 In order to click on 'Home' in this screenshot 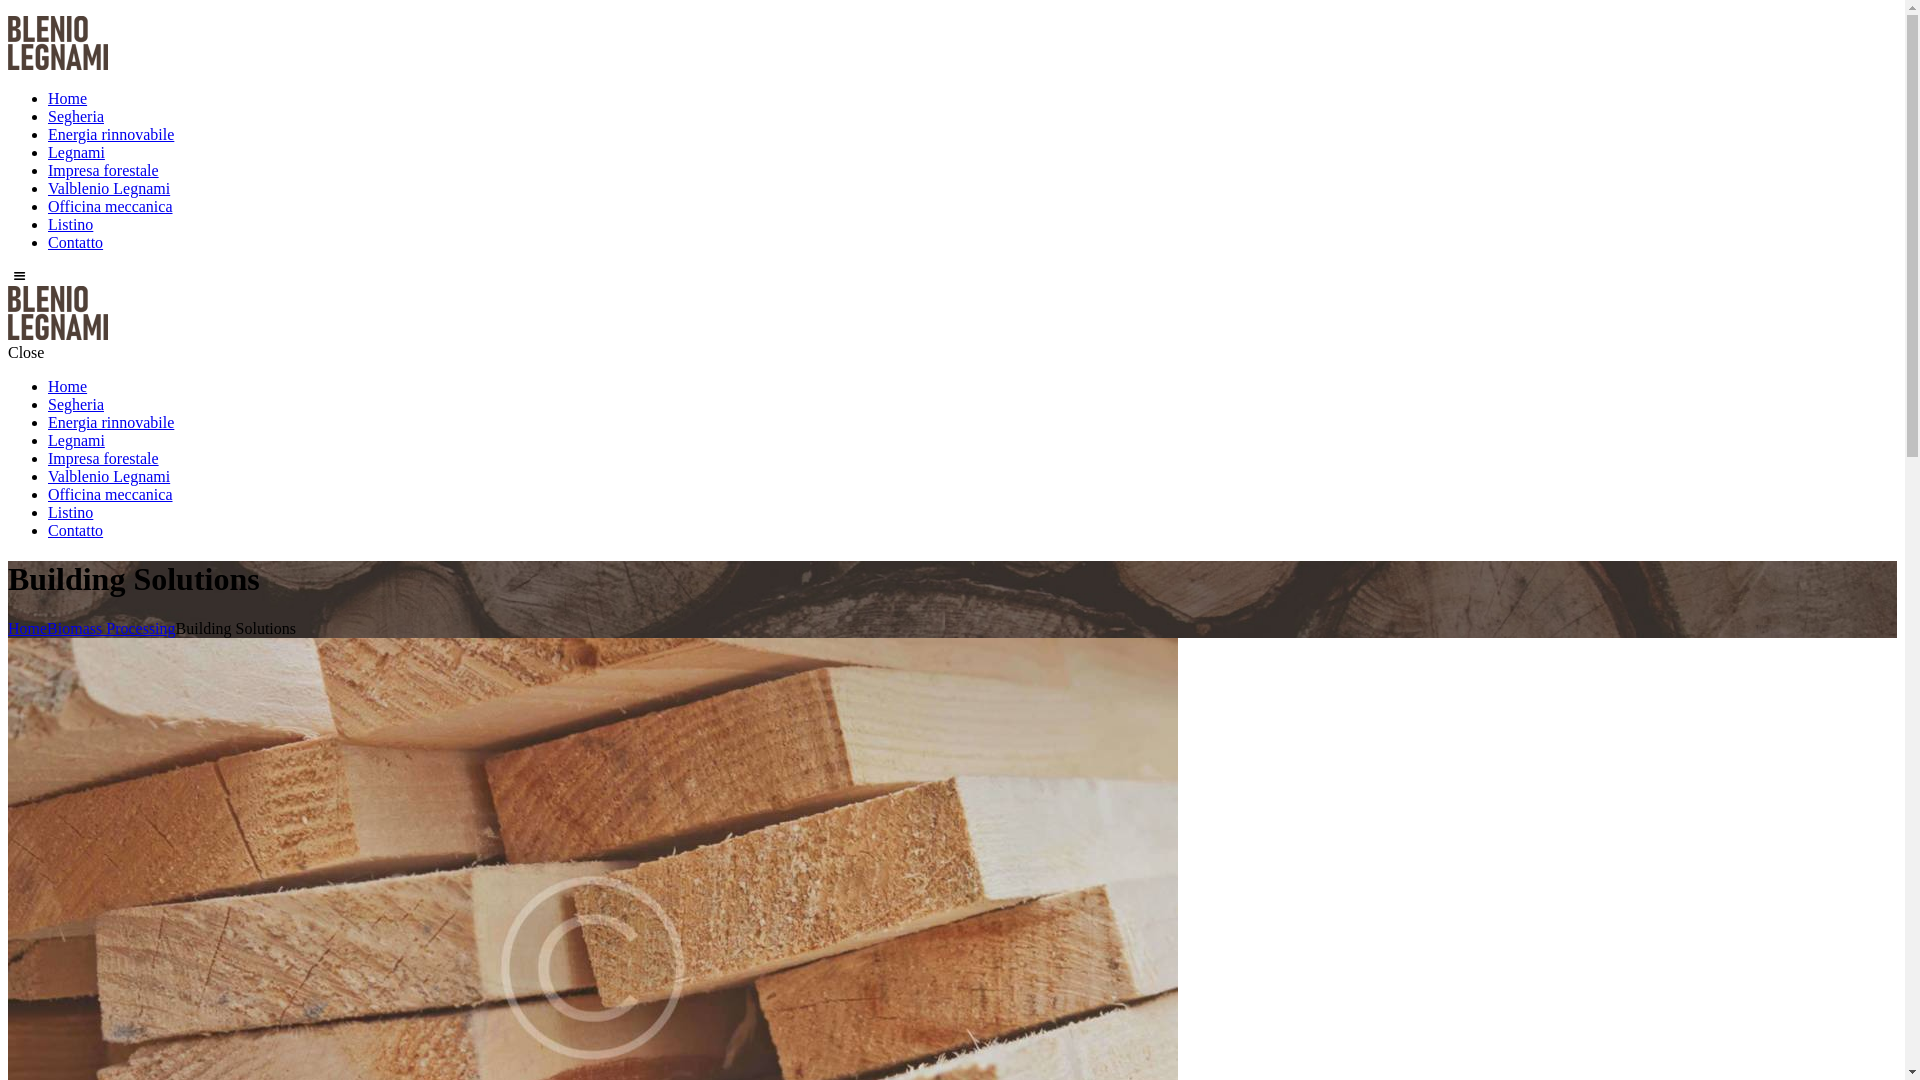, I will do `click(27, 627)`.